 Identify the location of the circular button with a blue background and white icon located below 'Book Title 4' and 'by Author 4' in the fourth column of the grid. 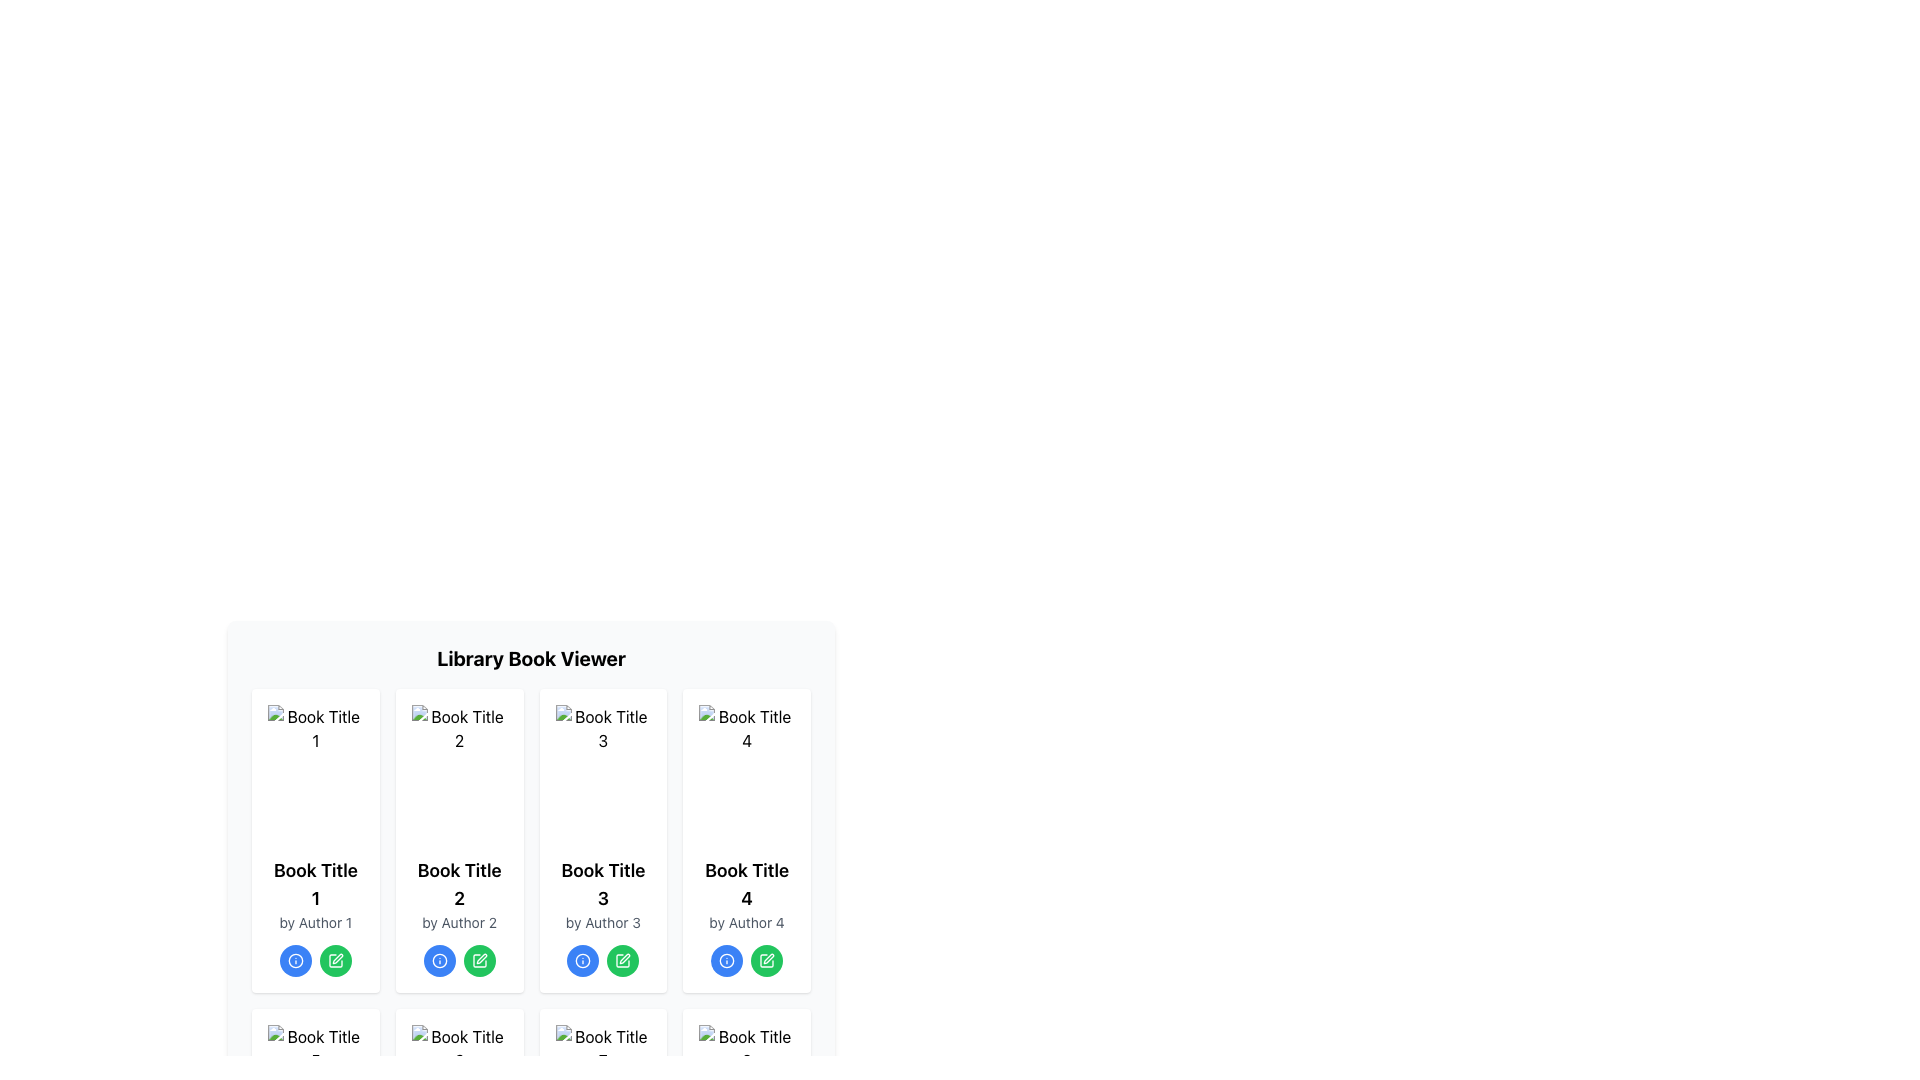
(726, 959).